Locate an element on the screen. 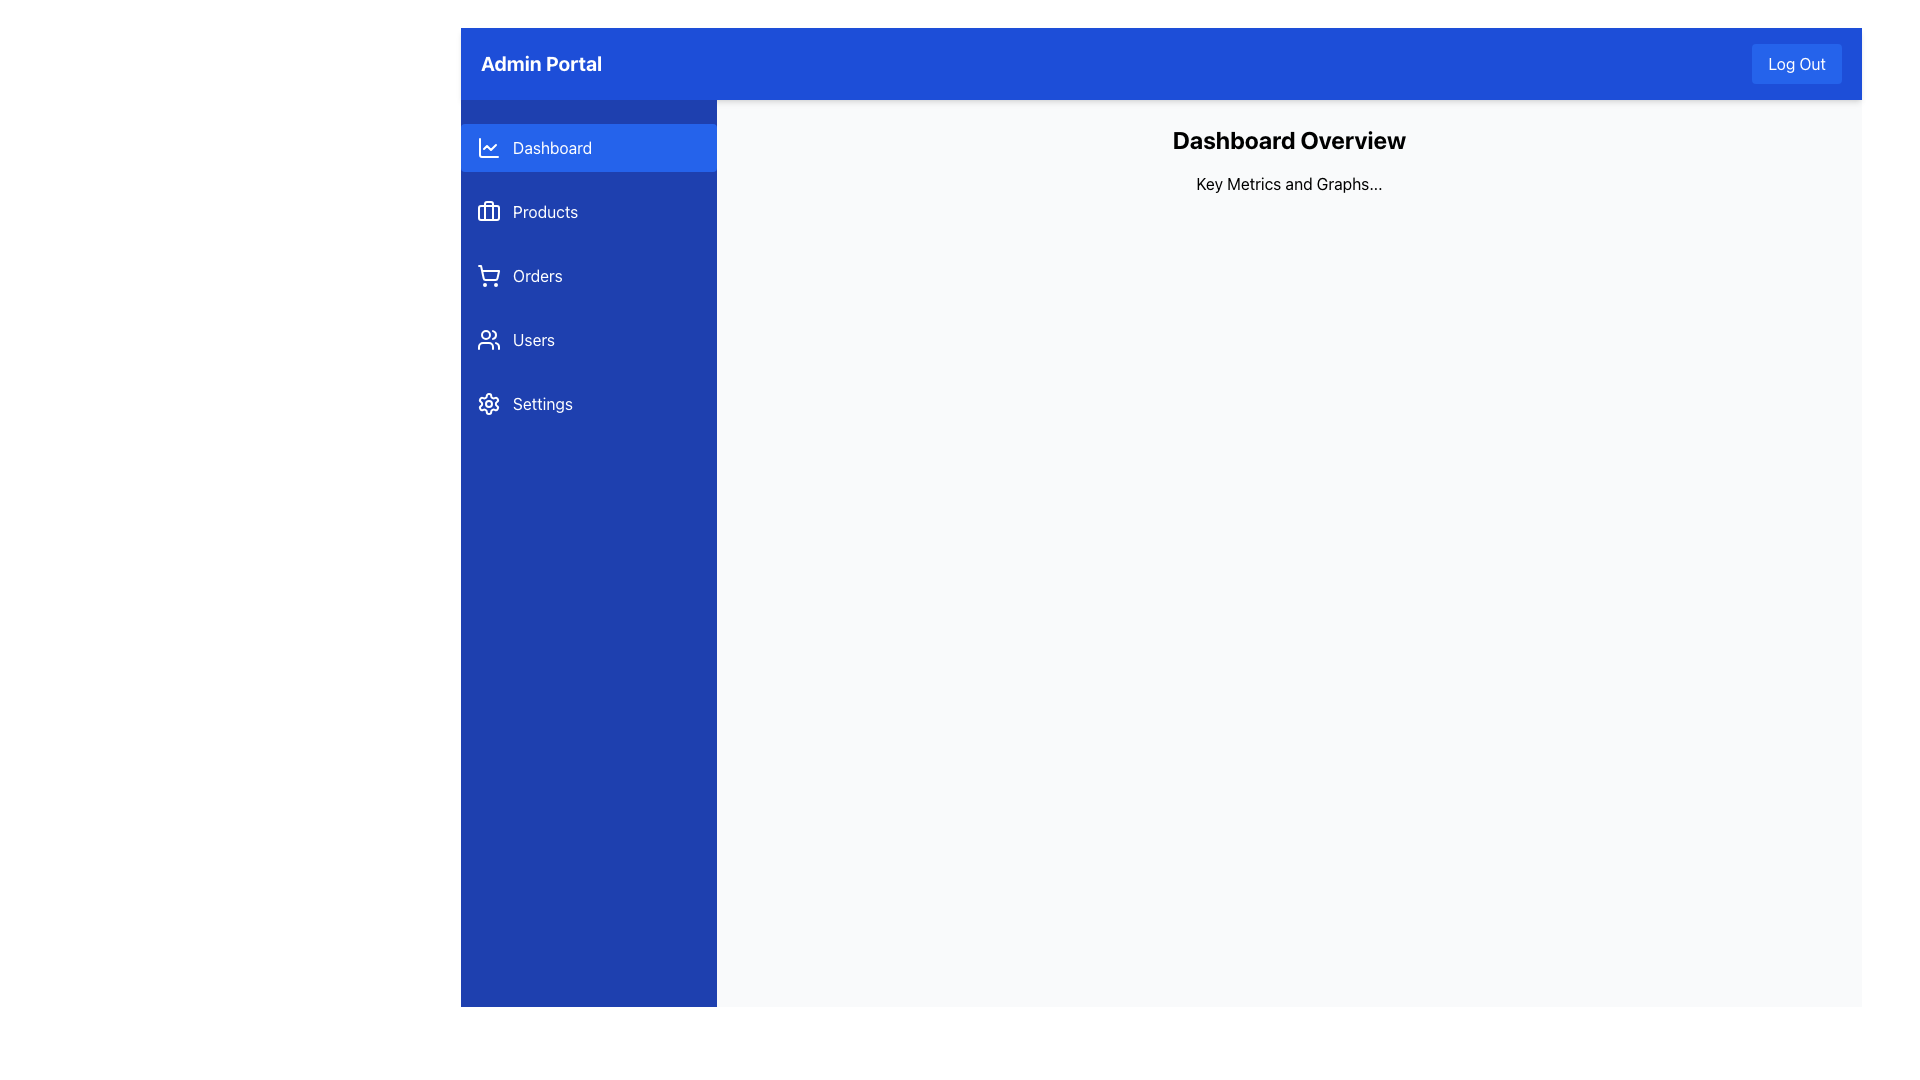 This screenshot has height=1080, width=1920. the 'Products' text label which is displayed in white text on a blue background, located next to a briefcase icon in the second menu item of the vertical menu is located at coordinates (545, 212).